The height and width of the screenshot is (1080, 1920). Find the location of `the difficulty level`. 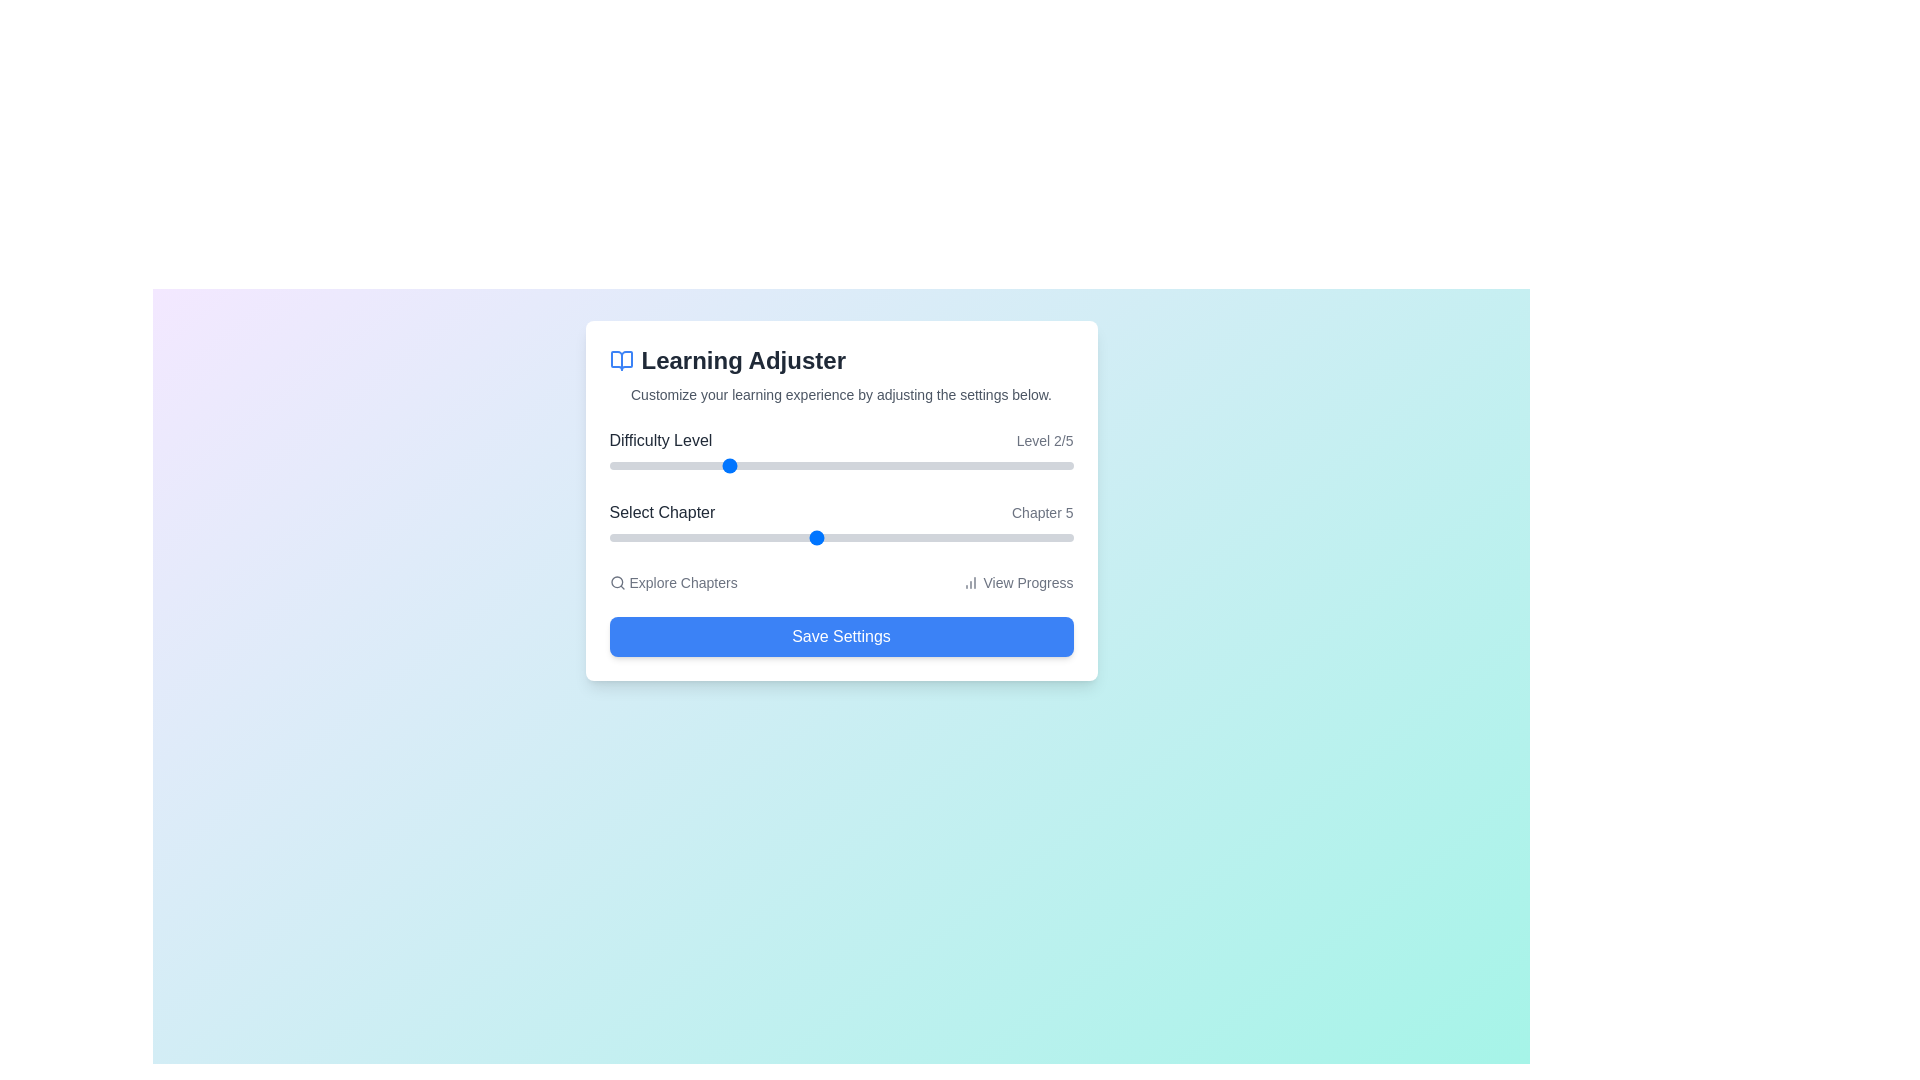

the difficulty level is located at coordinates (841, 466).